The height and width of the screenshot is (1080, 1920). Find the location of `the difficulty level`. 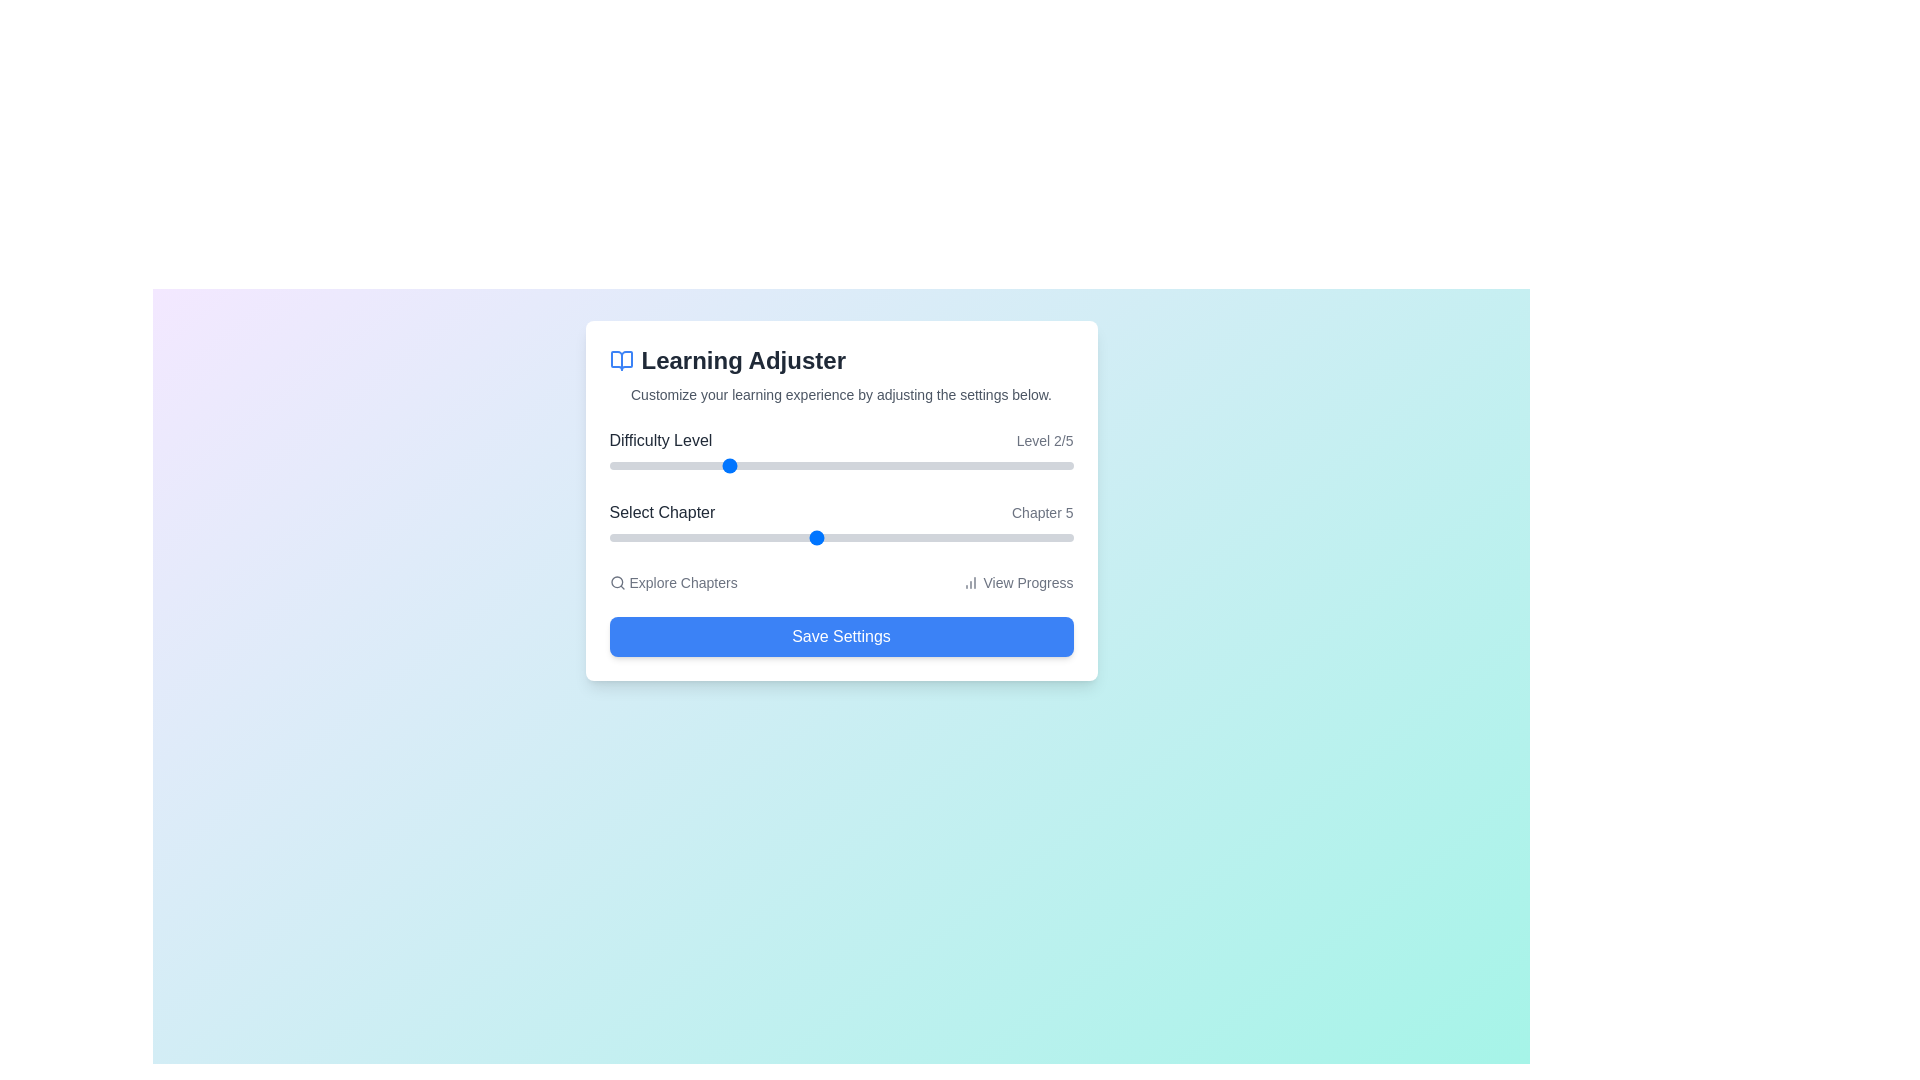

the difficulty level is located at coordinates (841, 466).